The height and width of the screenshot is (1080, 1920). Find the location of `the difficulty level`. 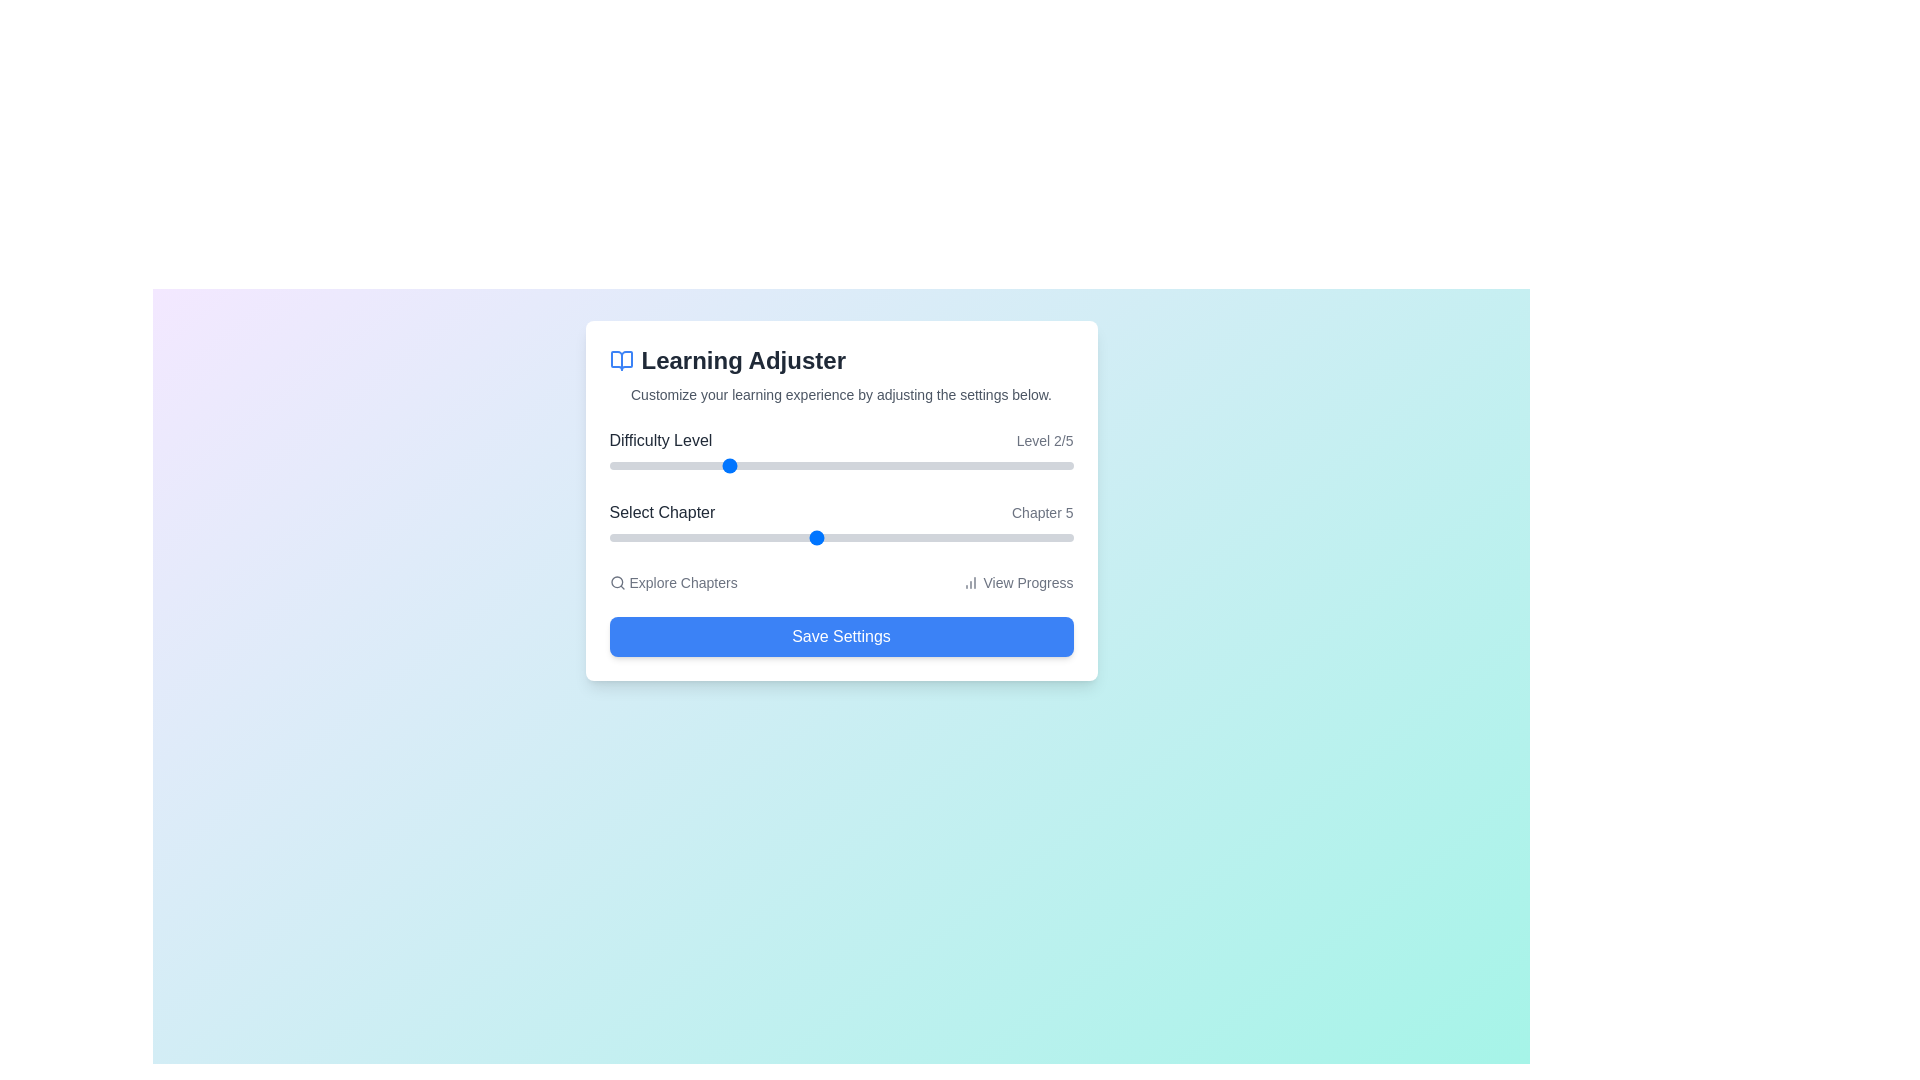

the difficulty level is located at coordinates (841, 466).